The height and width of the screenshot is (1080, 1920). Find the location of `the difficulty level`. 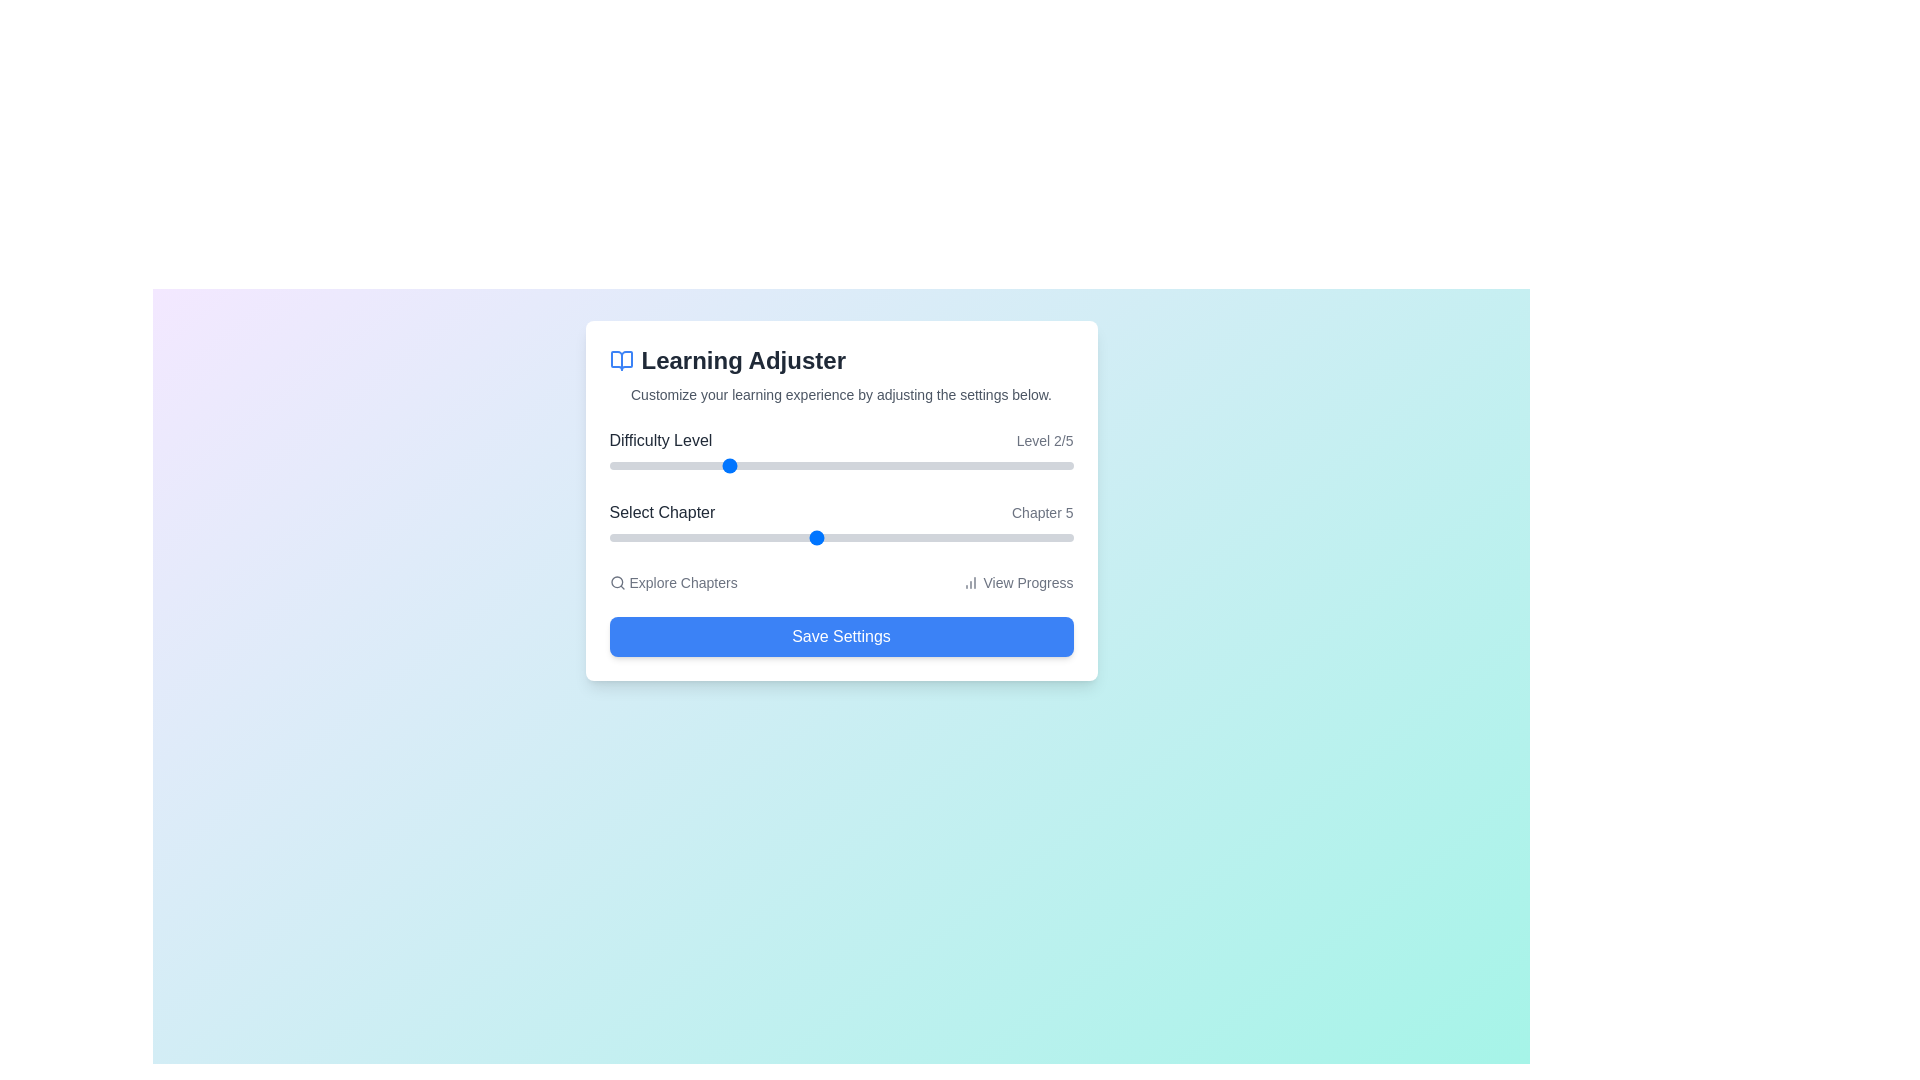

the difficulty level is located at coordinates (841, 466).